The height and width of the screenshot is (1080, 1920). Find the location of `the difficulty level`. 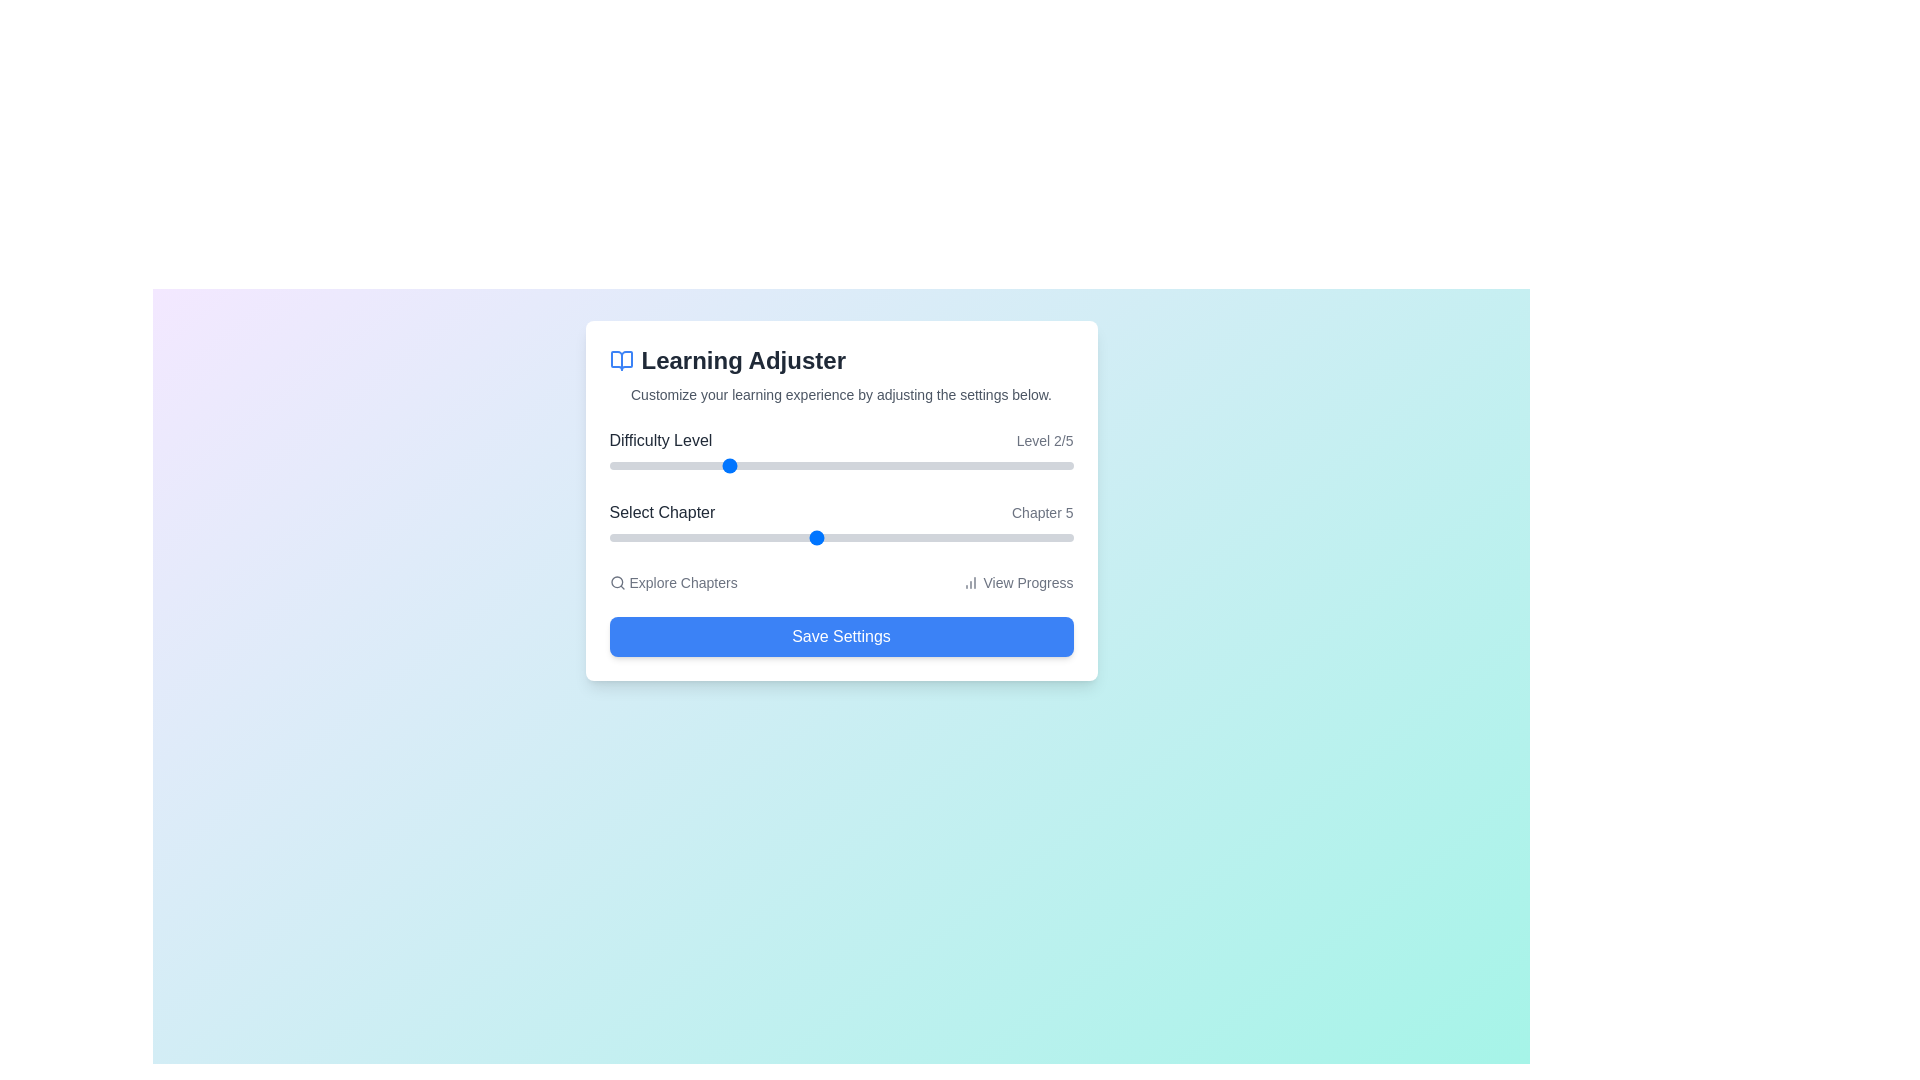

the difficulty level is located at coordinates (841, 466).